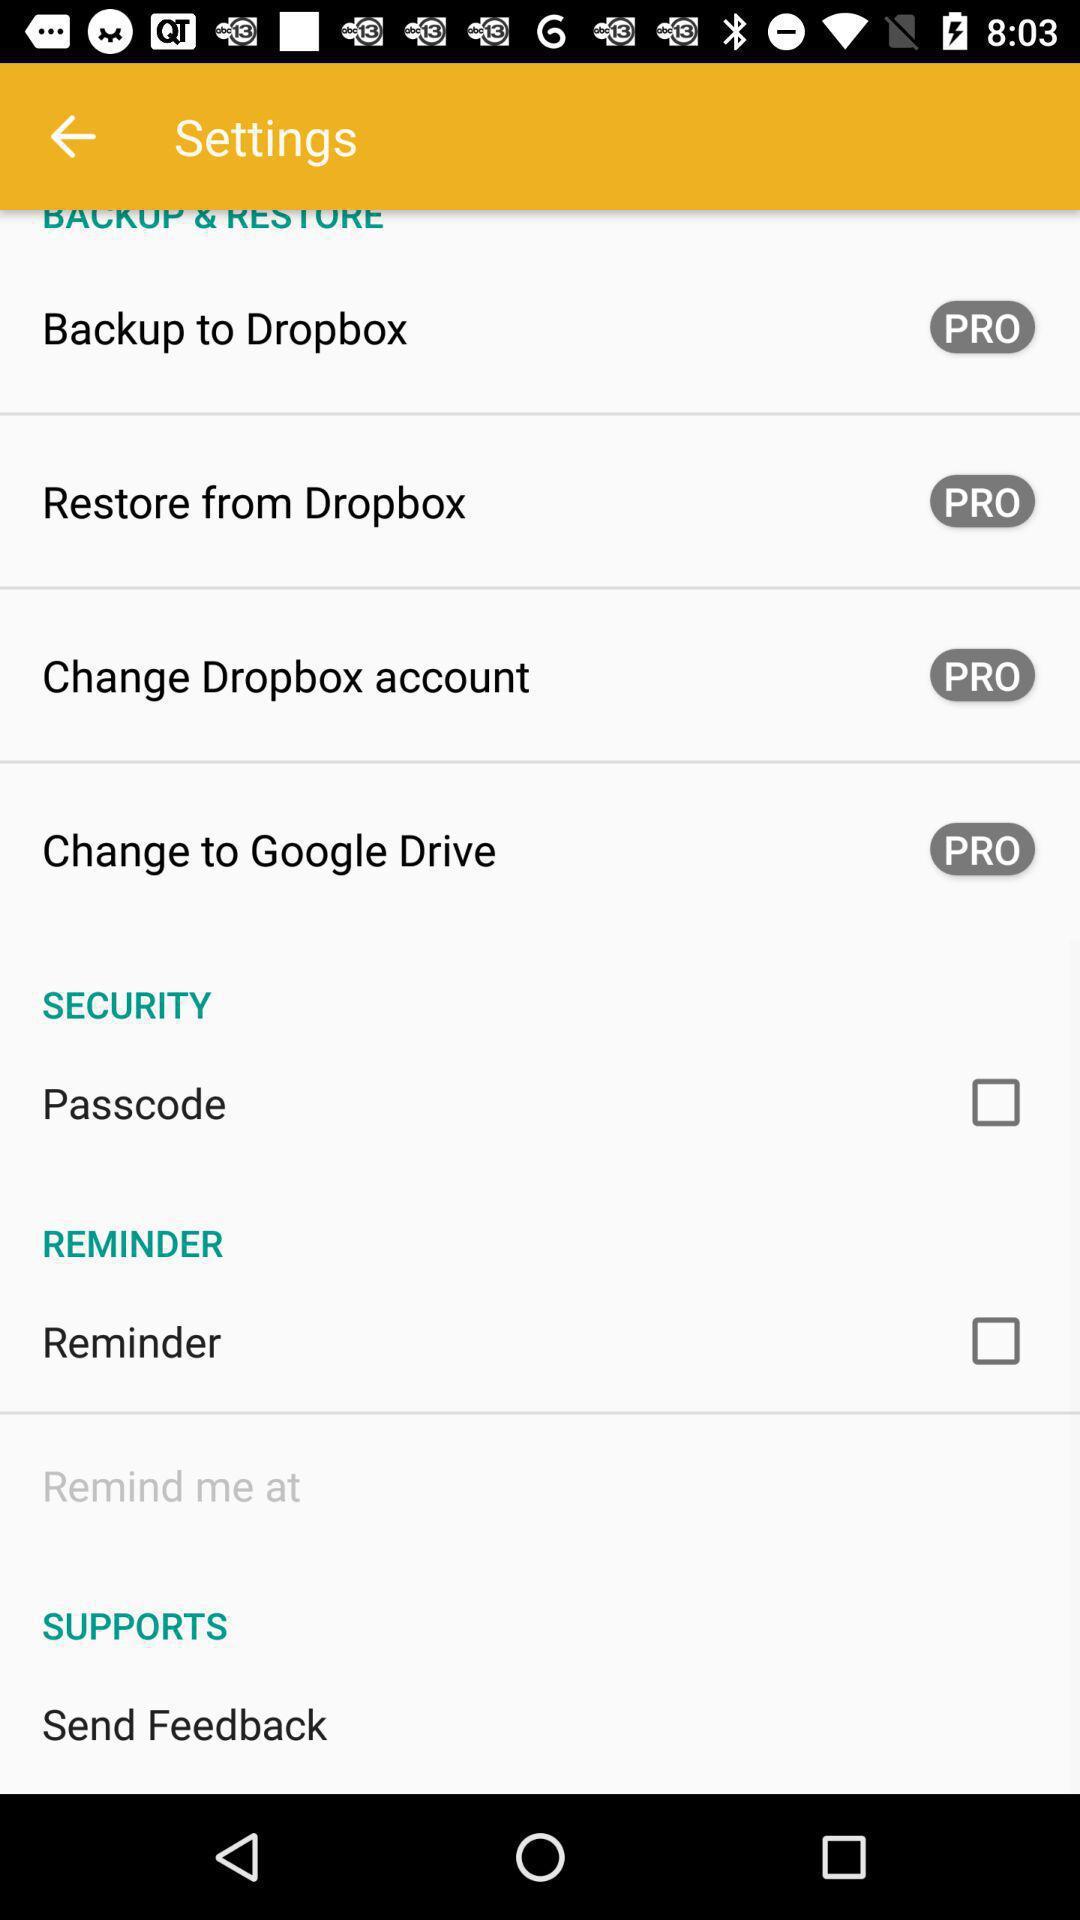  I want to click on icon to the left of the pro icon, so click(268, 849).